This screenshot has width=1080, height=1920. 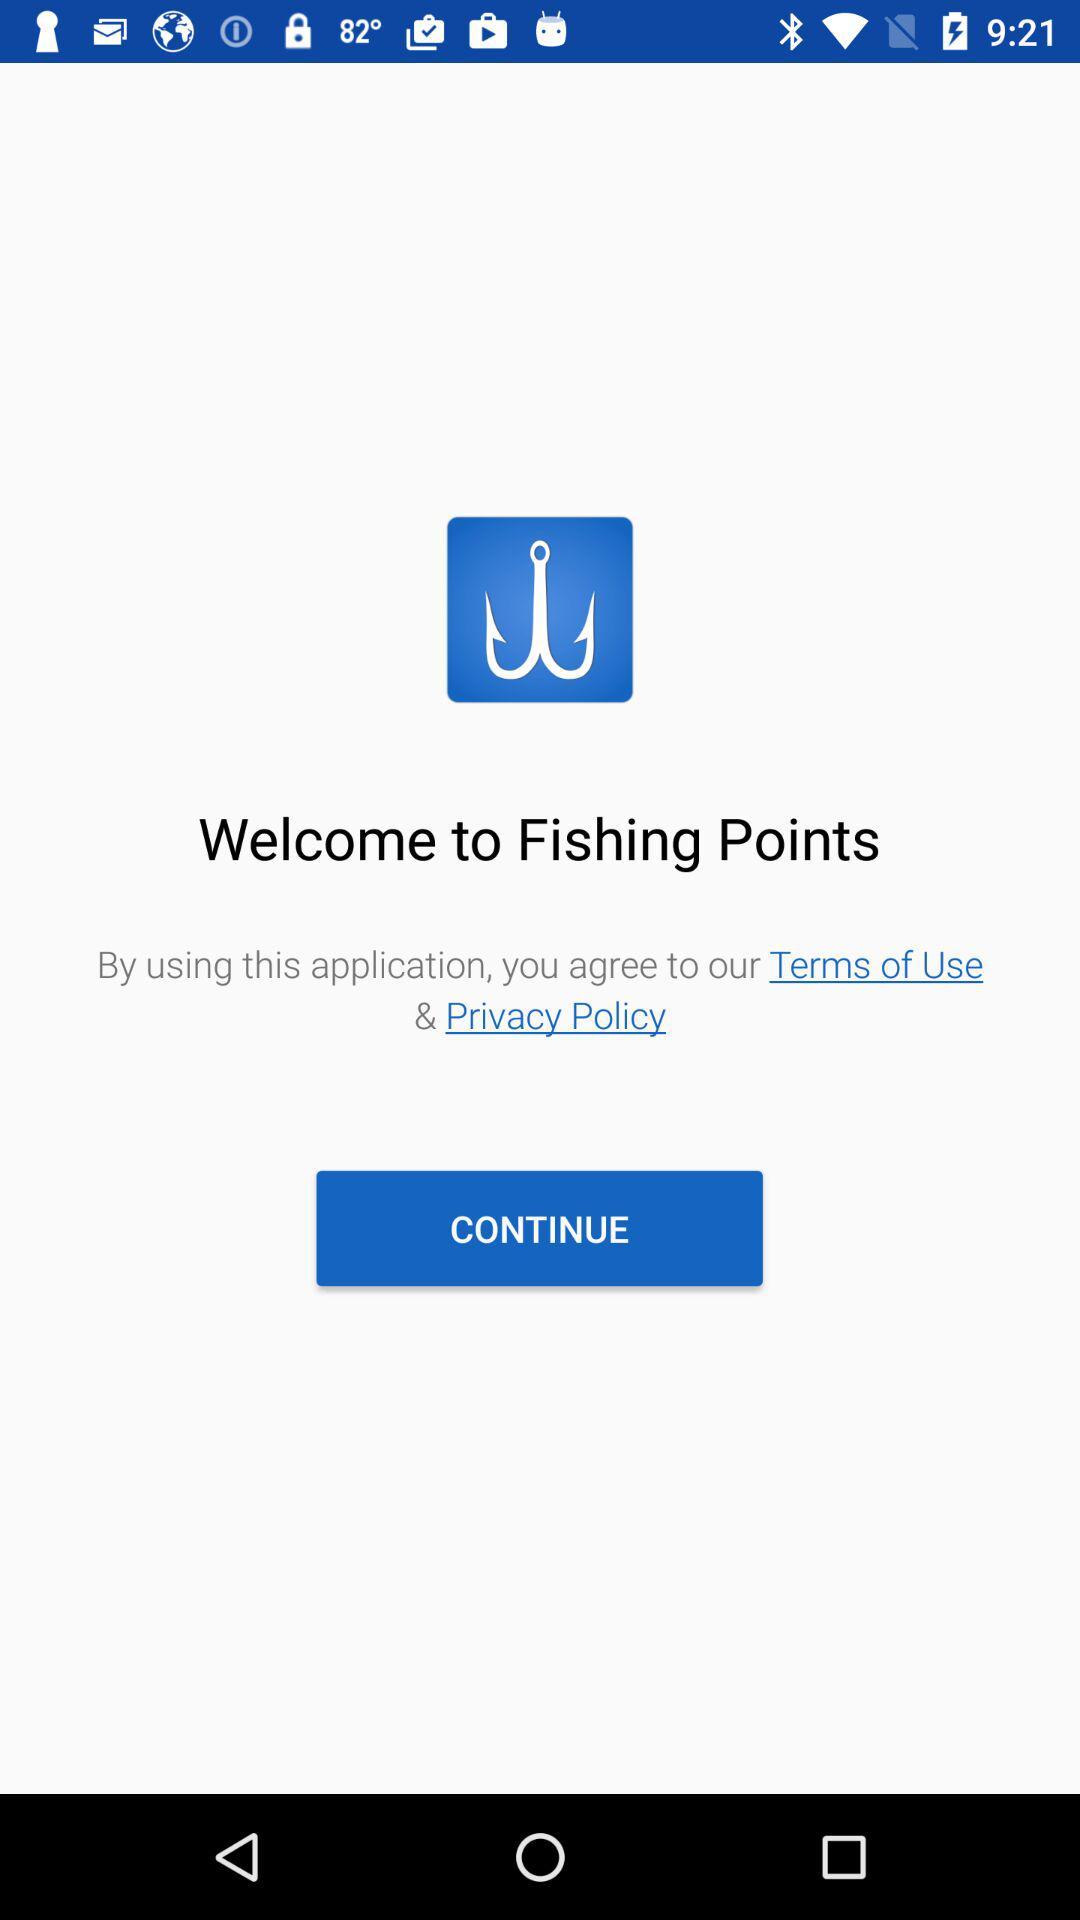 What do you see at coordinates (538, 1227) in the screenshot?
I see `continue` at bounding box center [538, 1227].